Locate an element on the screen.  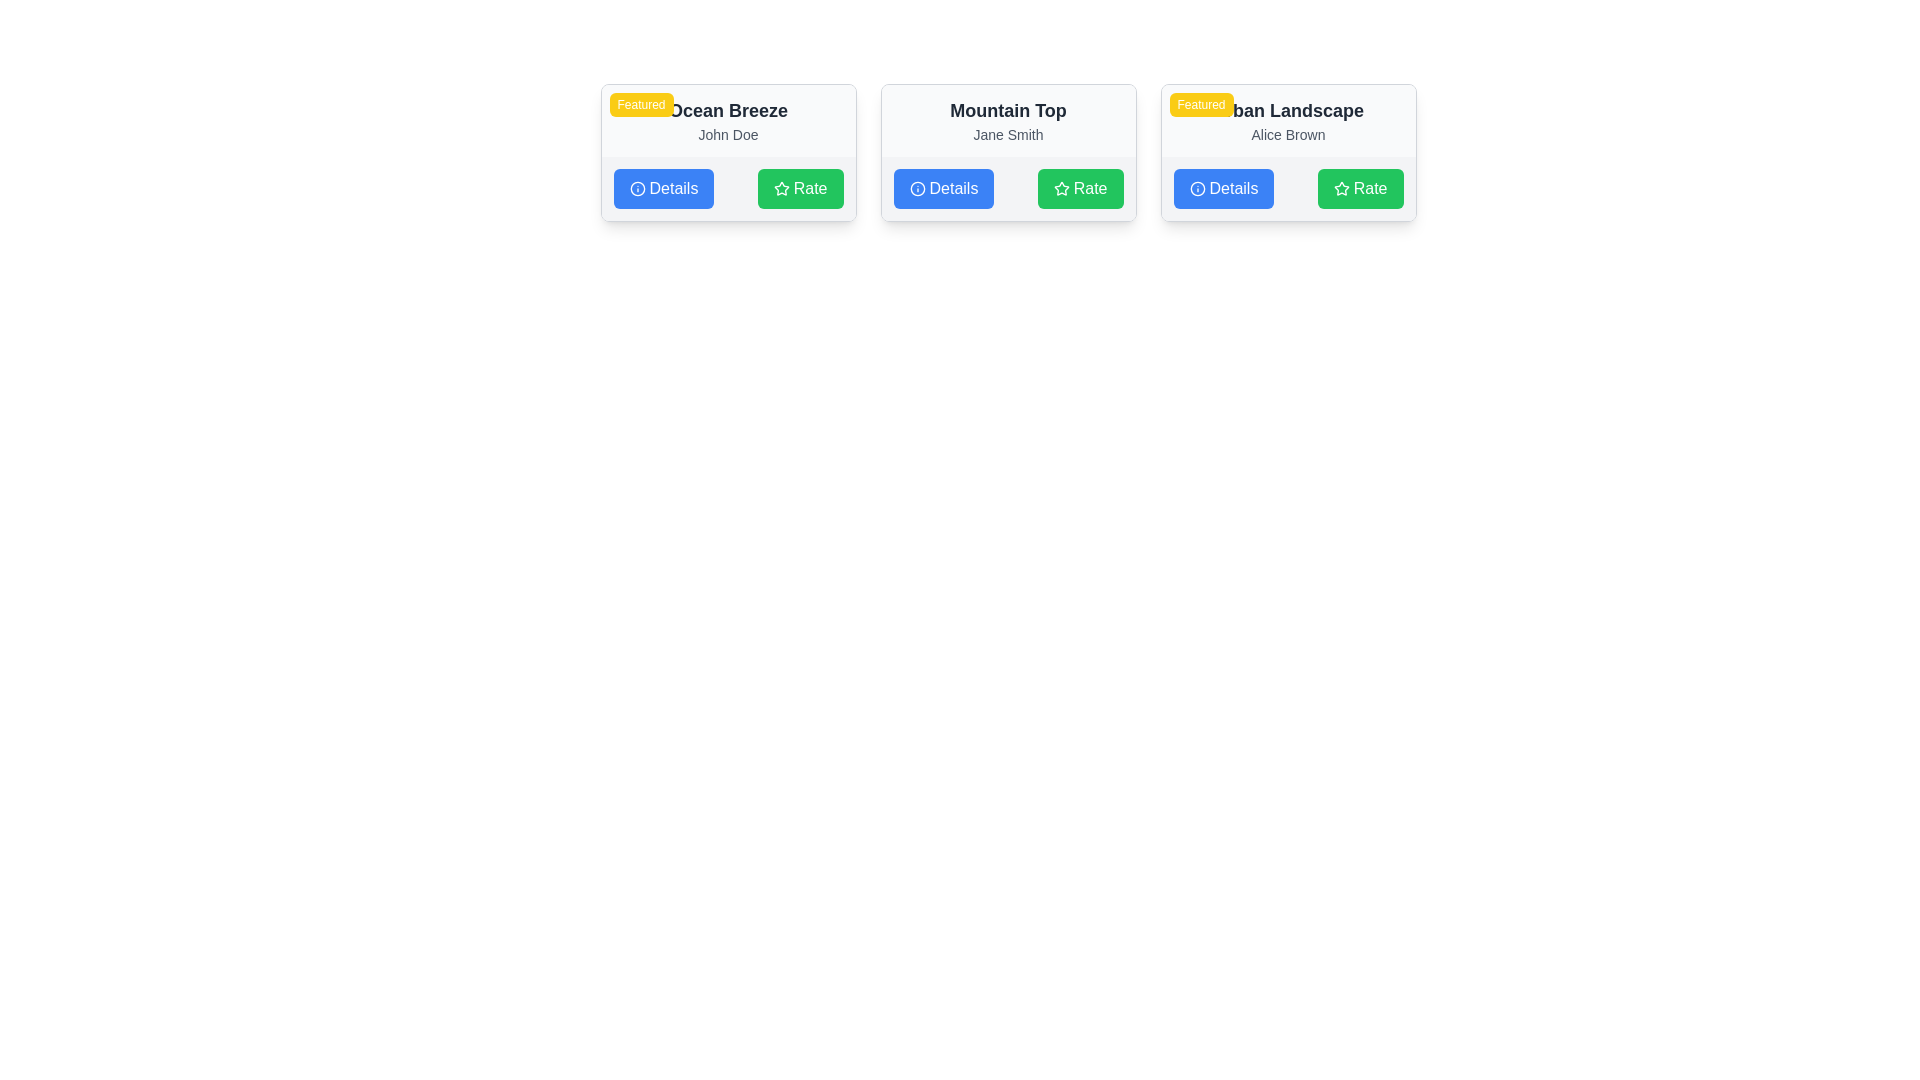
the green star-shaped icon within the 'Rate' button on the 'Urban Landscape' card is located at coordinates (1341, 189).